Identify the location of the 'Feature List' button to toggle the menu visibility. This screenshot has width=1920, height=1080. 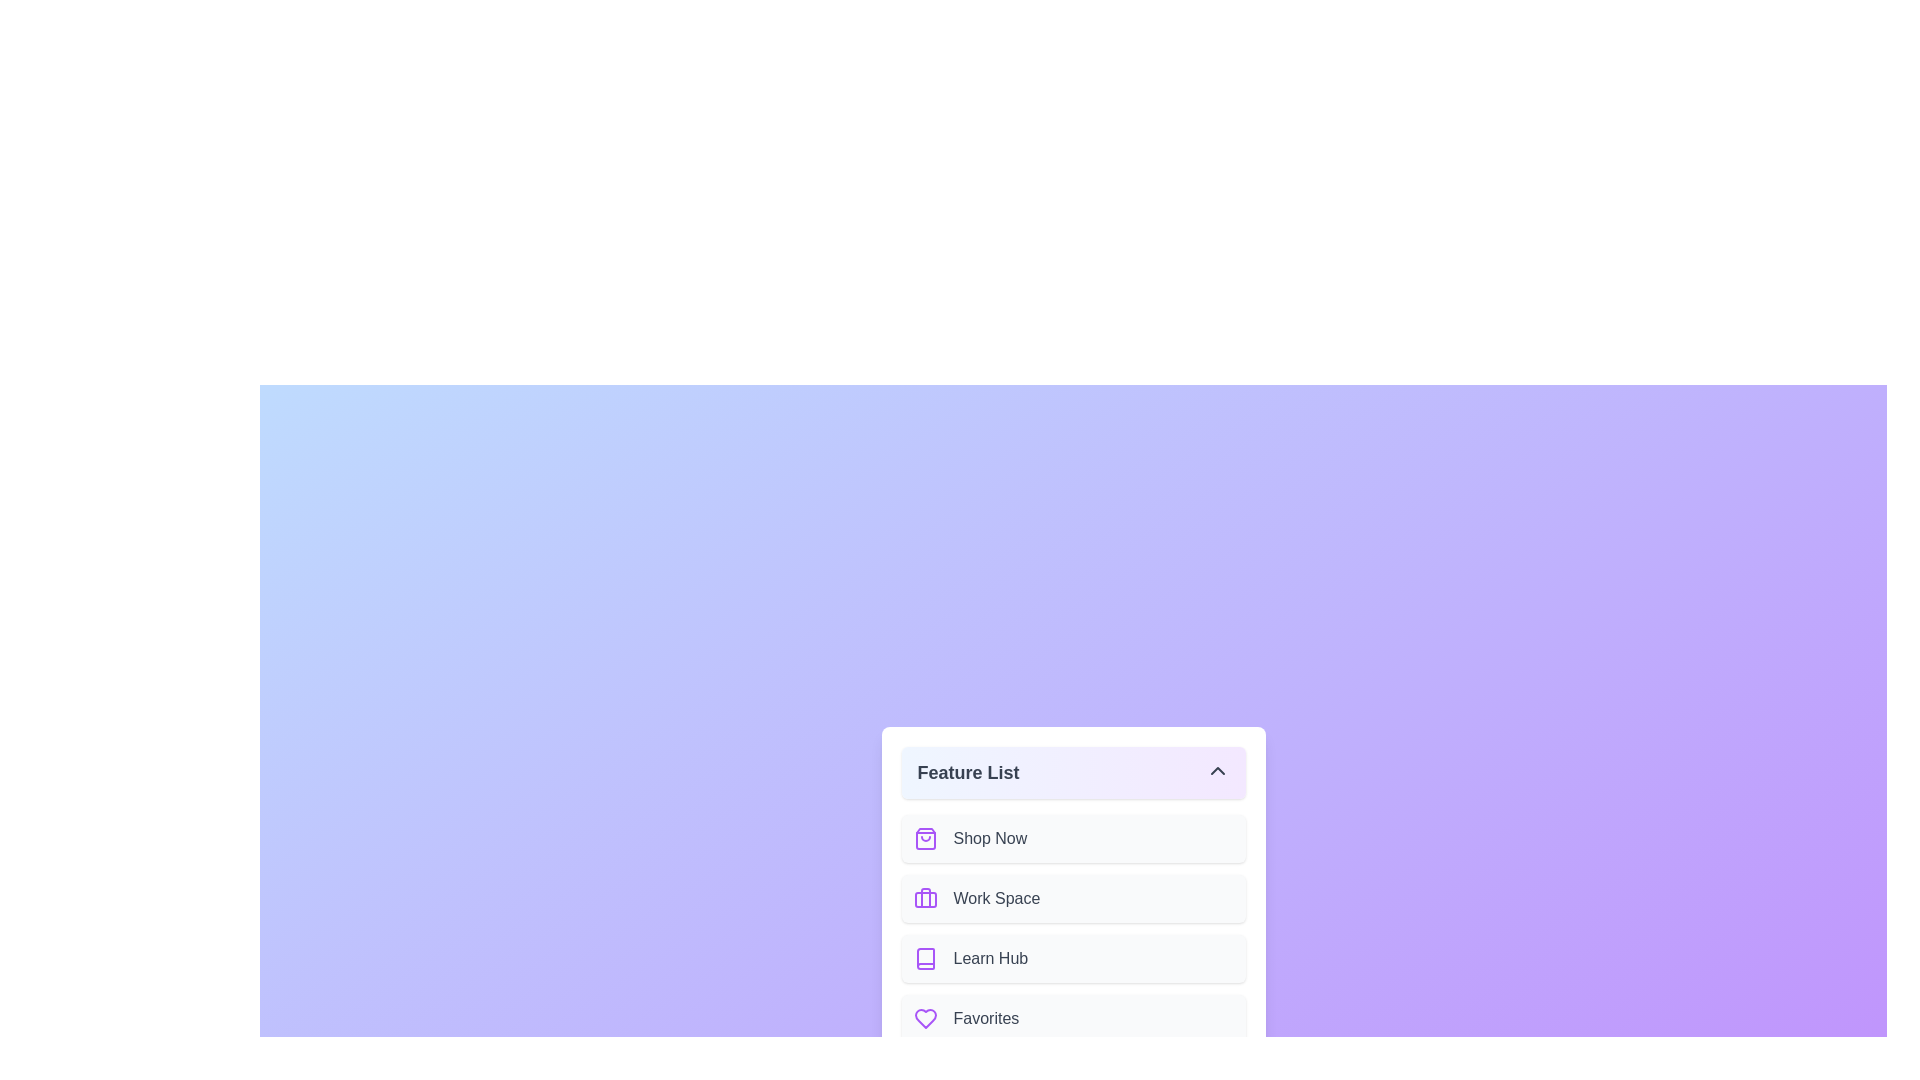
(1072, 771).